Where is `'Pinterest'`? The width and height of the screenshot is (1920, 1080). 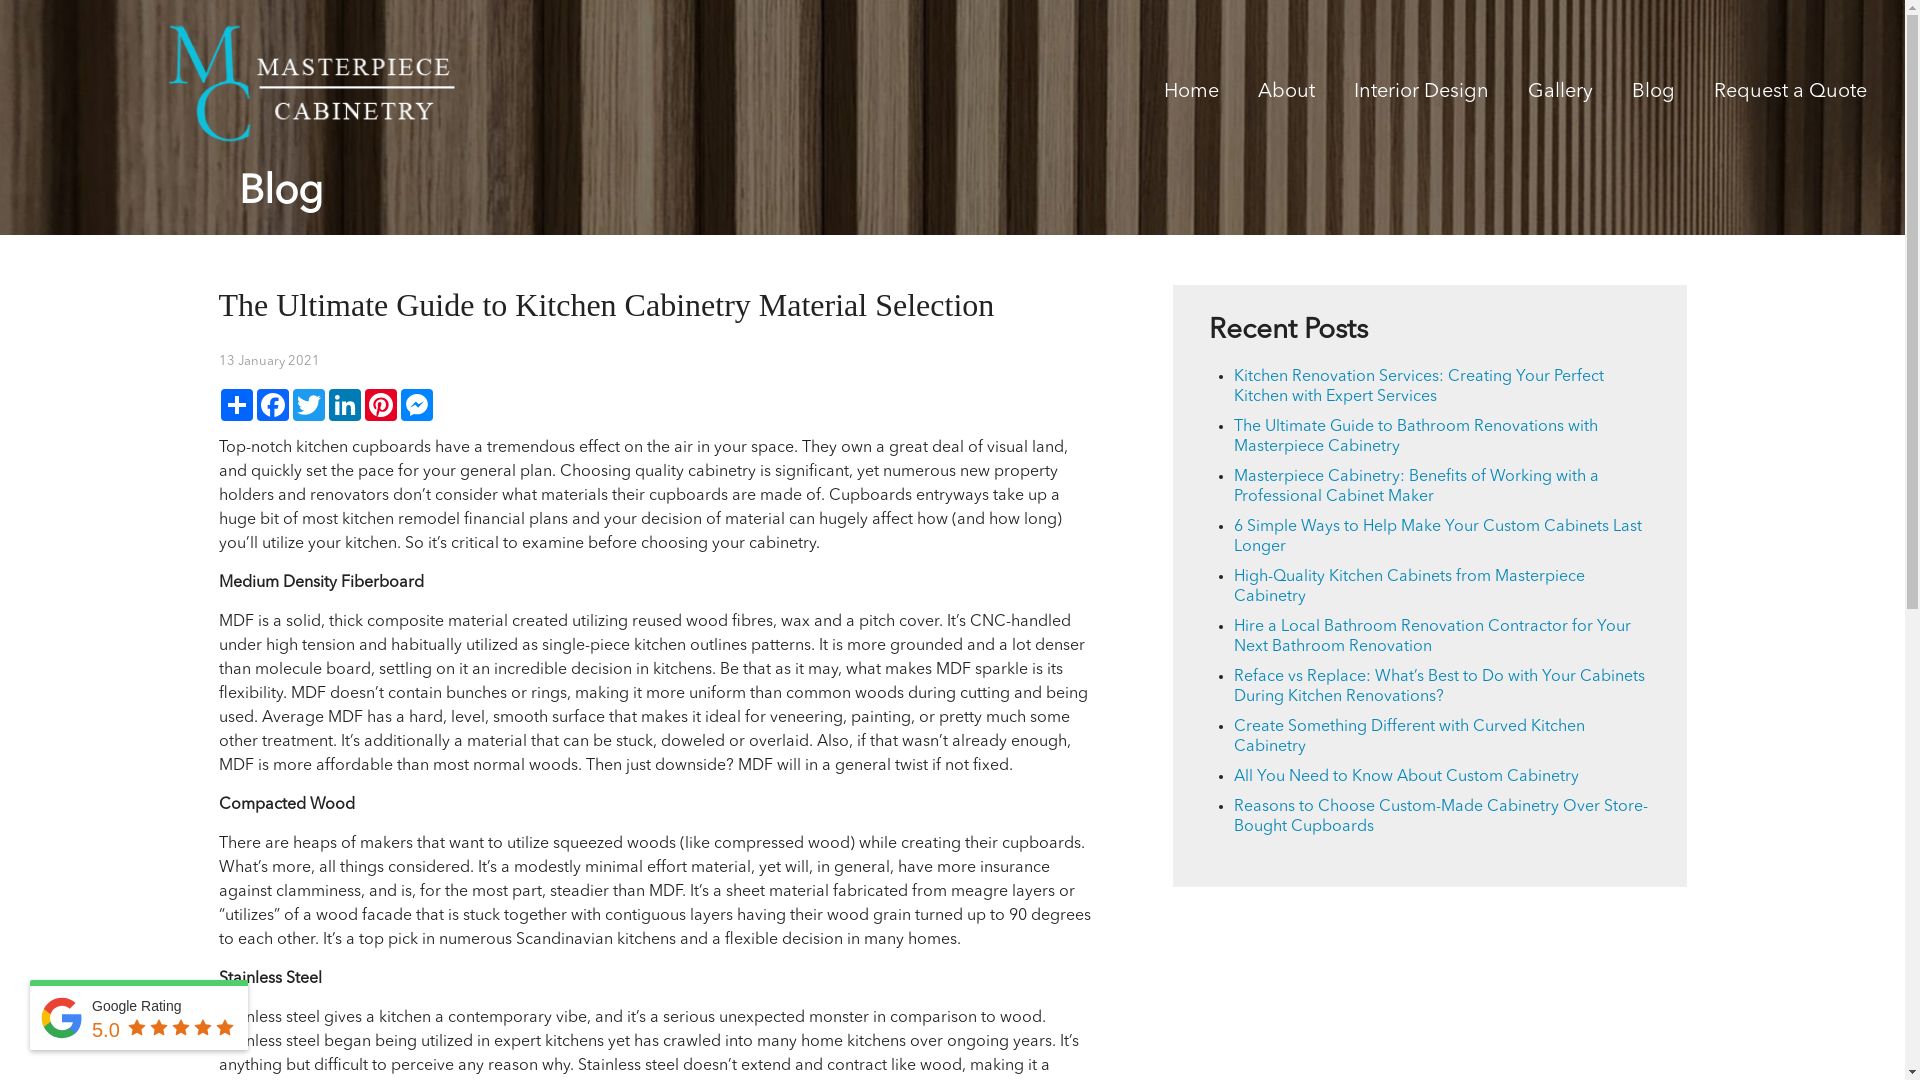
'Pinterest' is located at coordinates (379, 405).